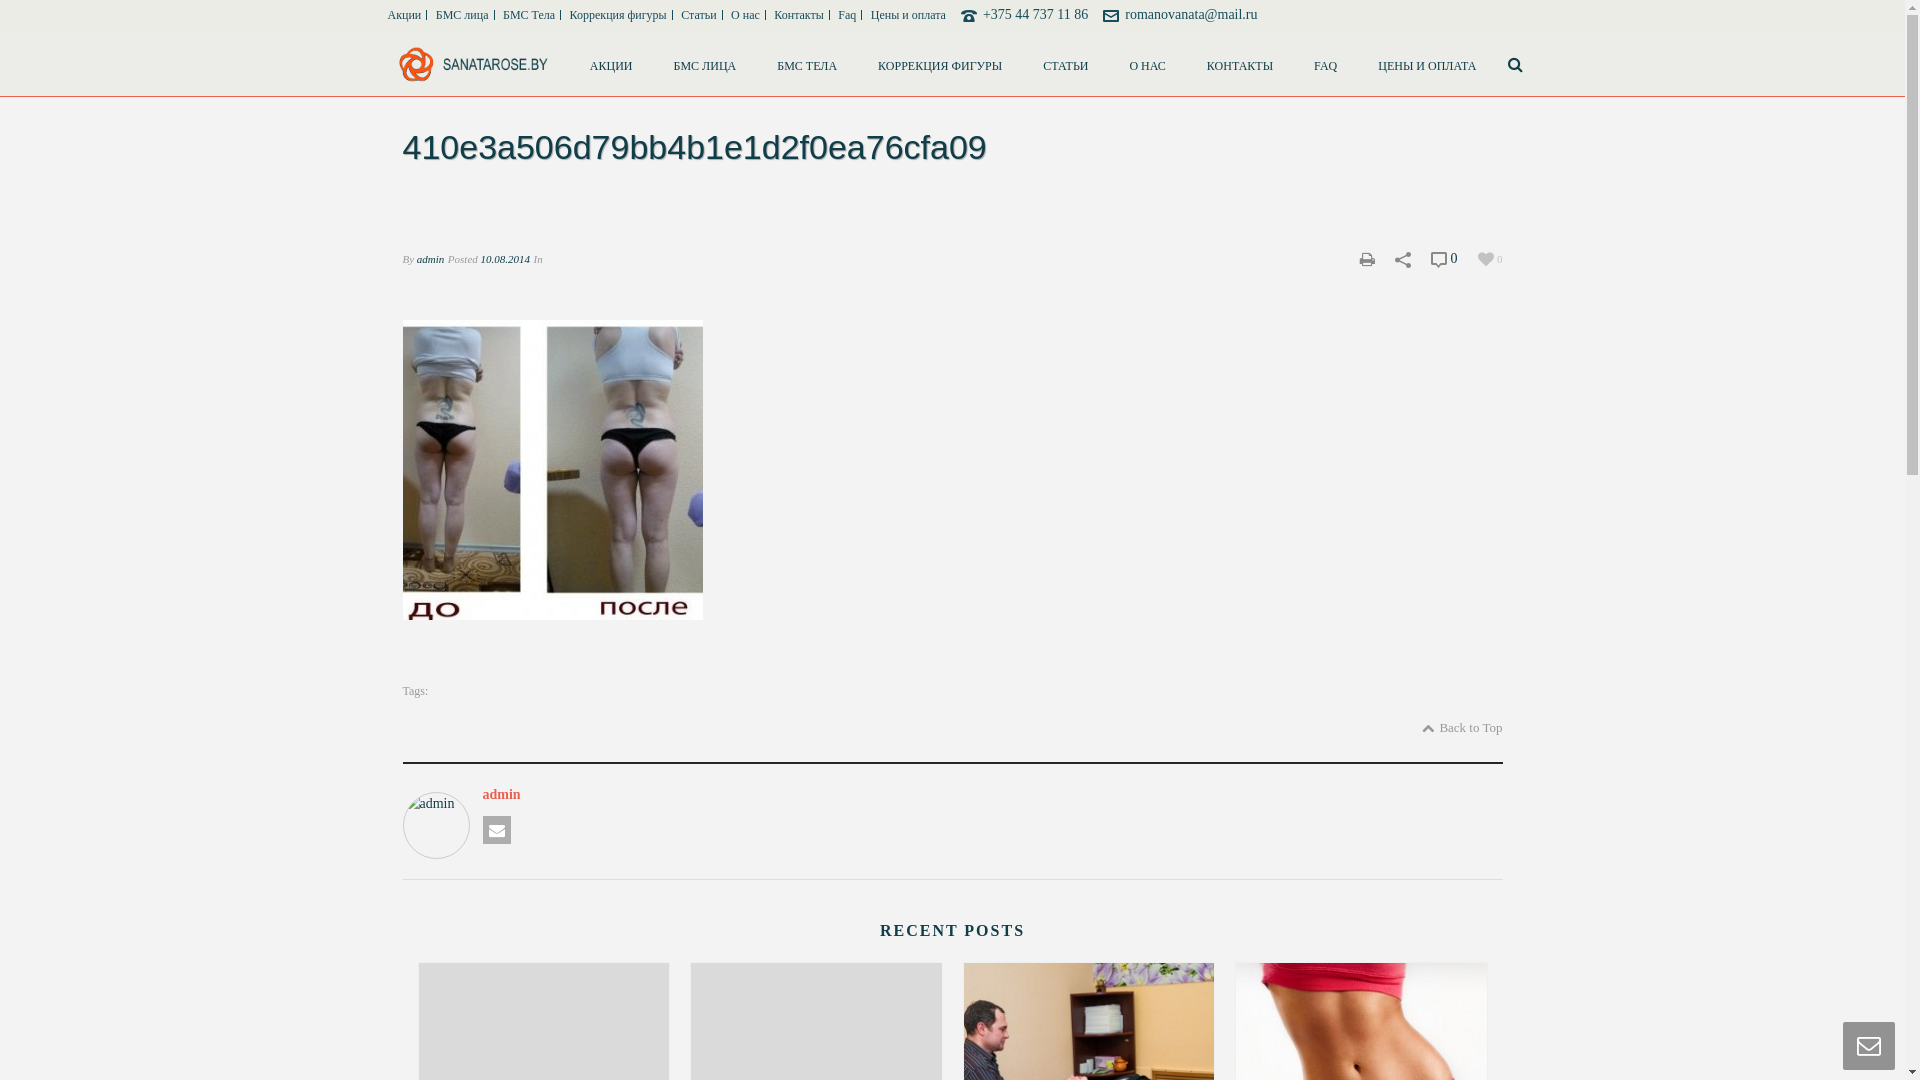 This screenshot has width=1920, height=1080. I want to click on 'romanovanata@mail.ru', so click(1190, 14).